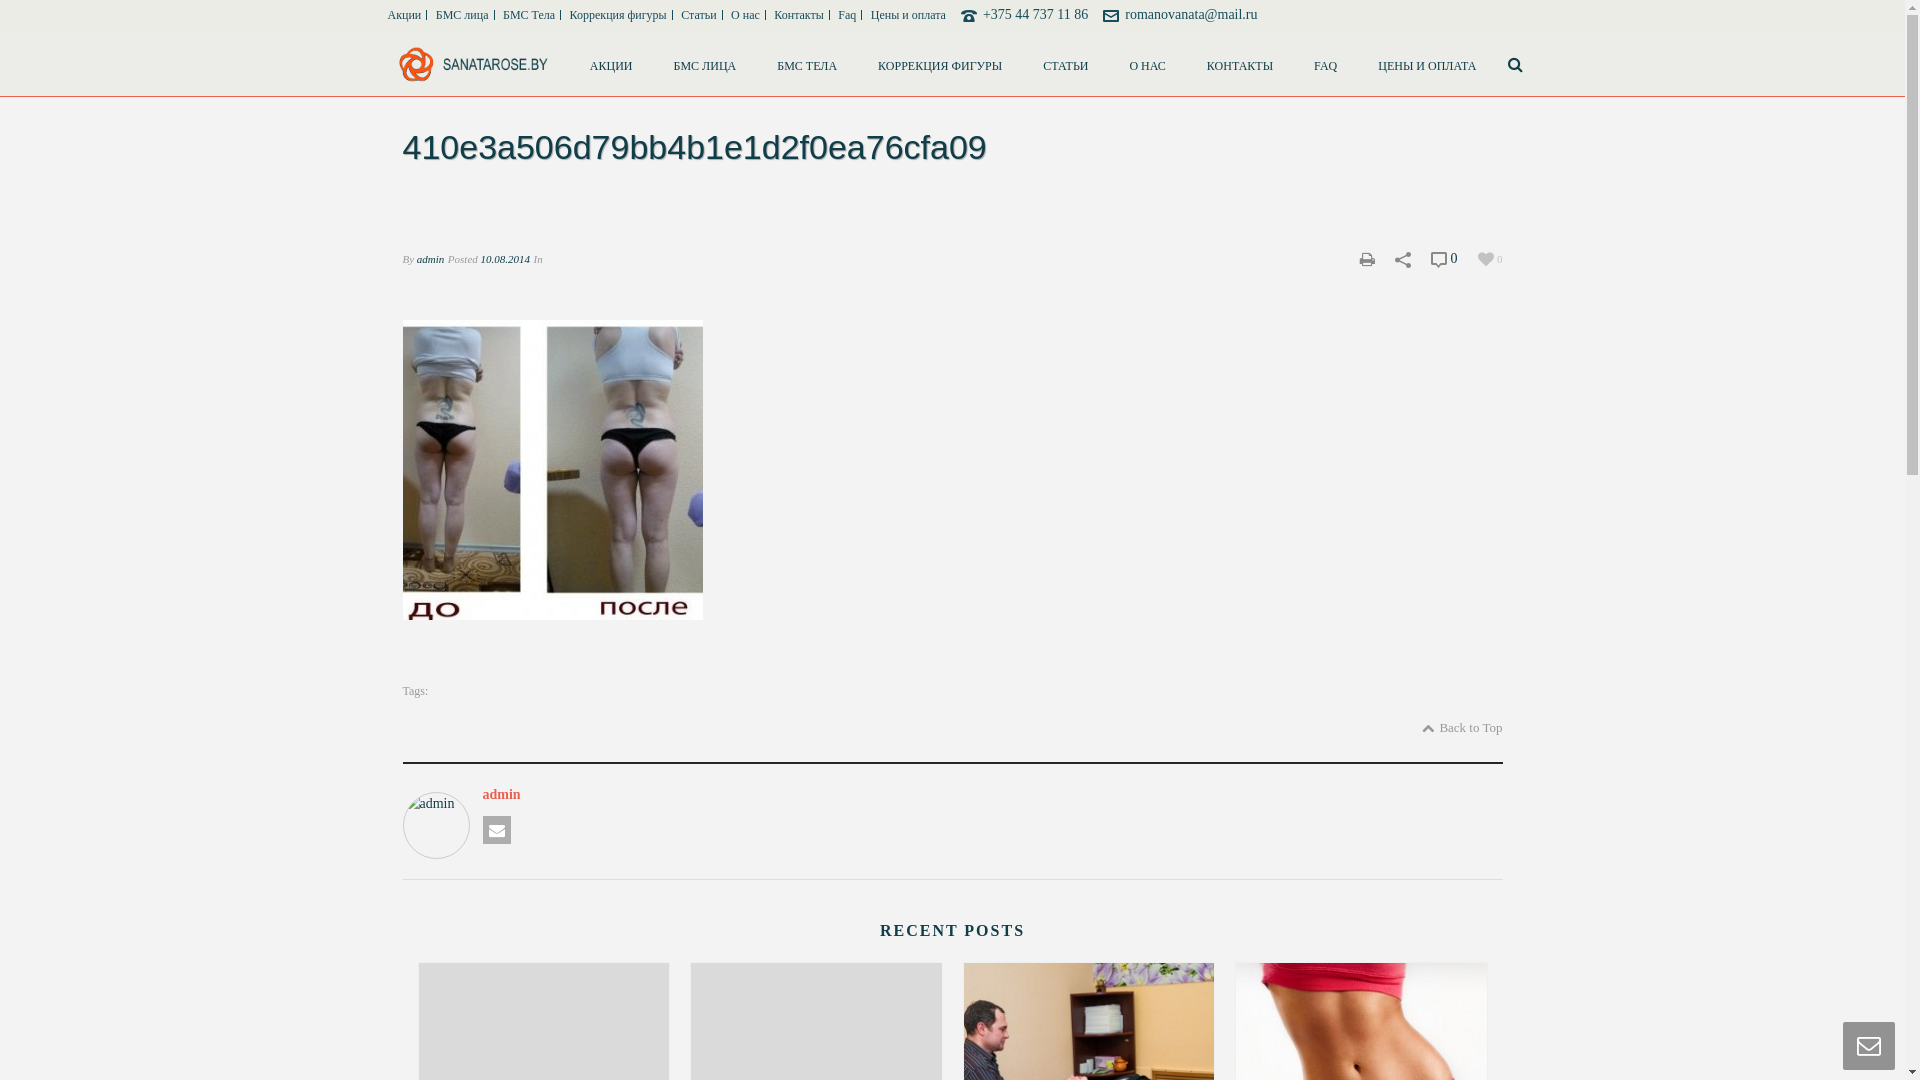 This screenshot has width=1920, height=1080. I want to click on 'romanovanata@mail.ru', so click(1190, 14).